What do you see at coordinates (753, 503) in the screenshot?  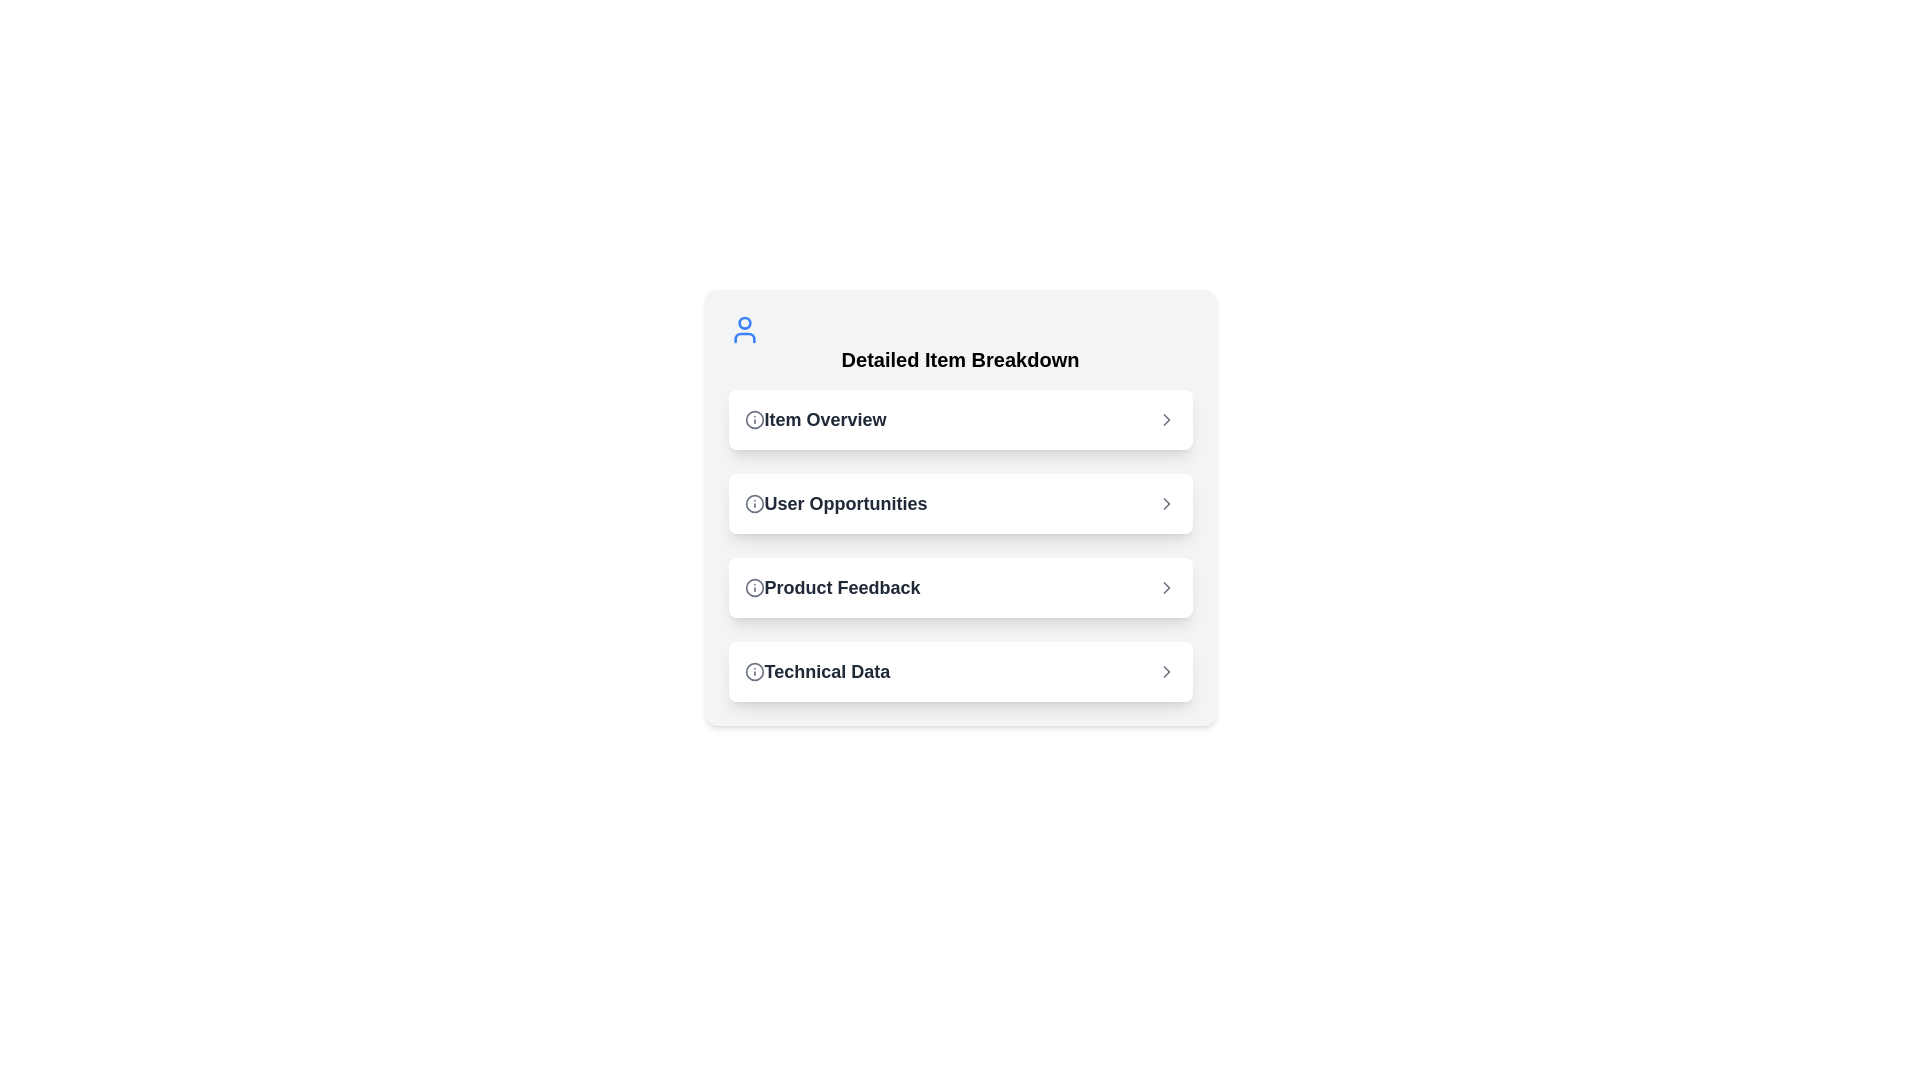 I see `the icon located in the second row labeled 'User Opportunities', which is centrally aligned vertically and positioned to the left of the text label` at bounding box center [753, 503].